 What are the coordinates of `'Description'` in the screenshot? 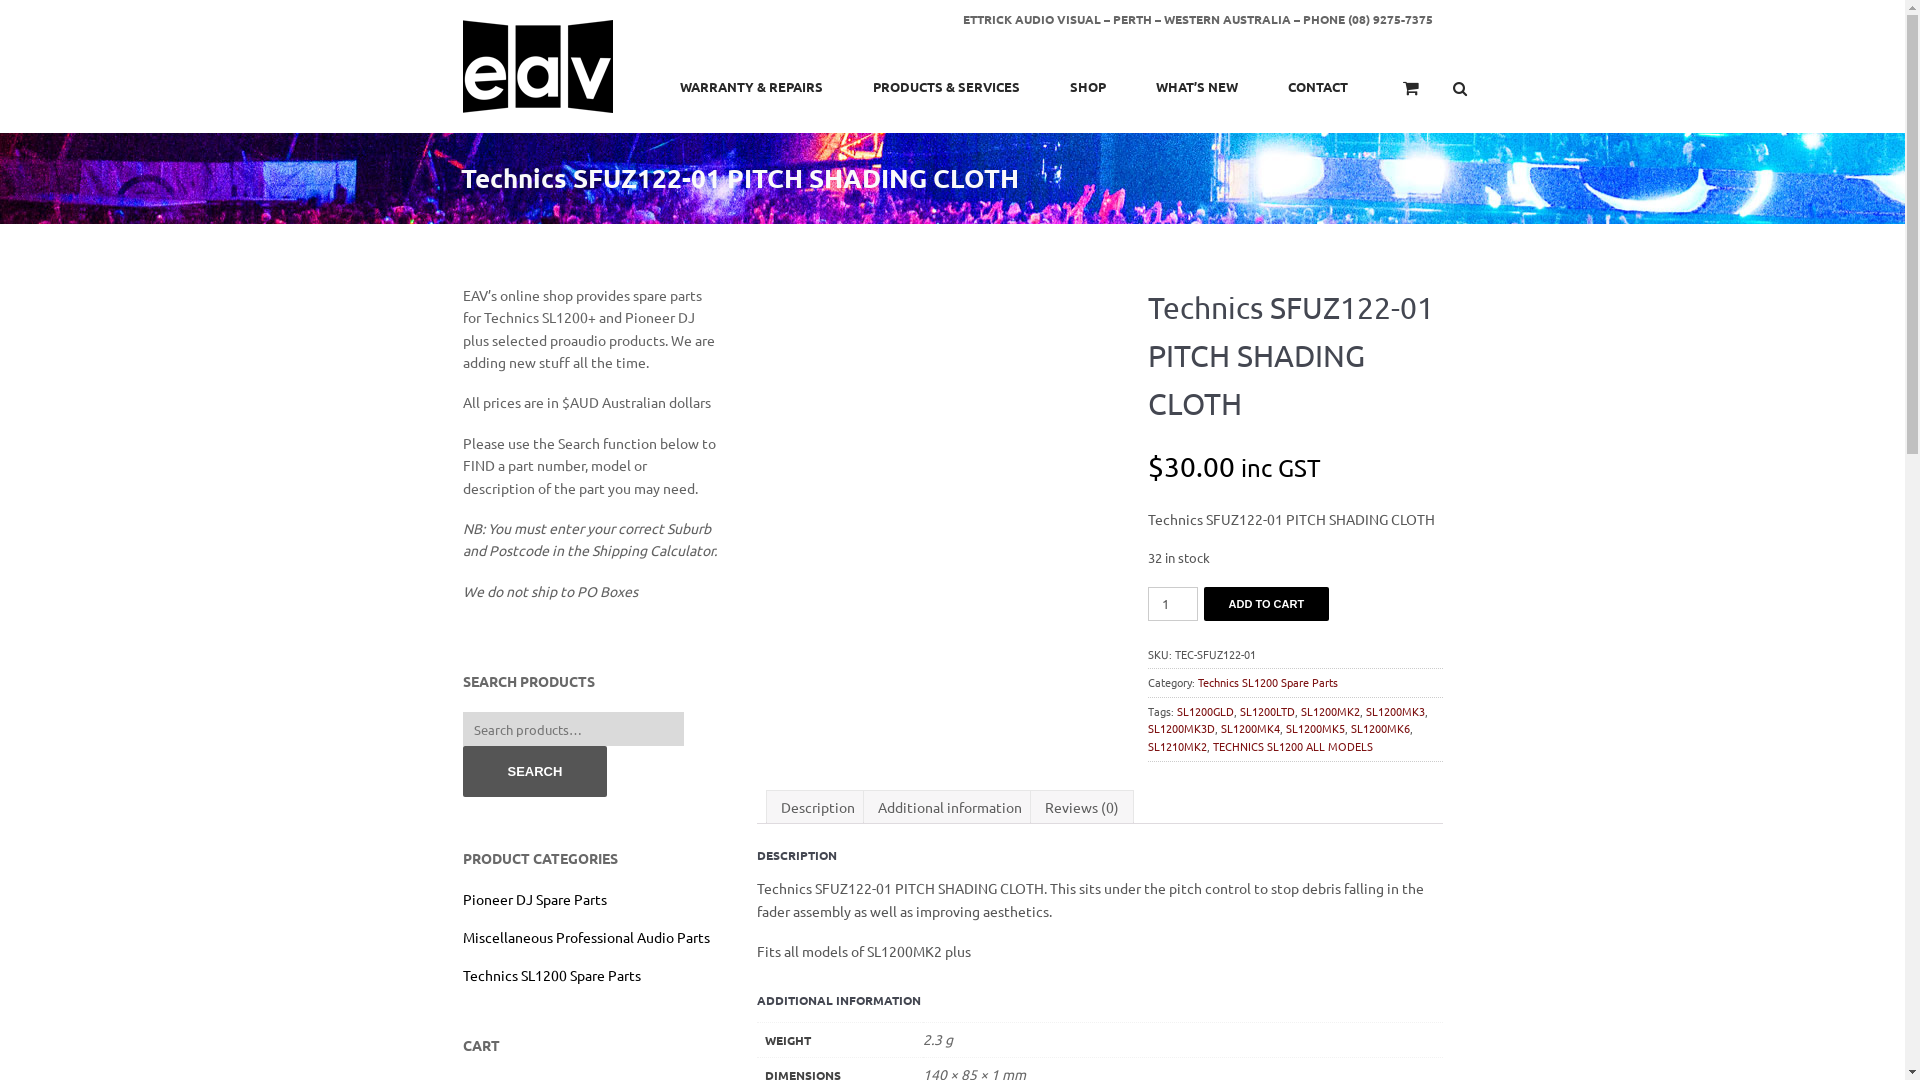 It's located at (816, 805).